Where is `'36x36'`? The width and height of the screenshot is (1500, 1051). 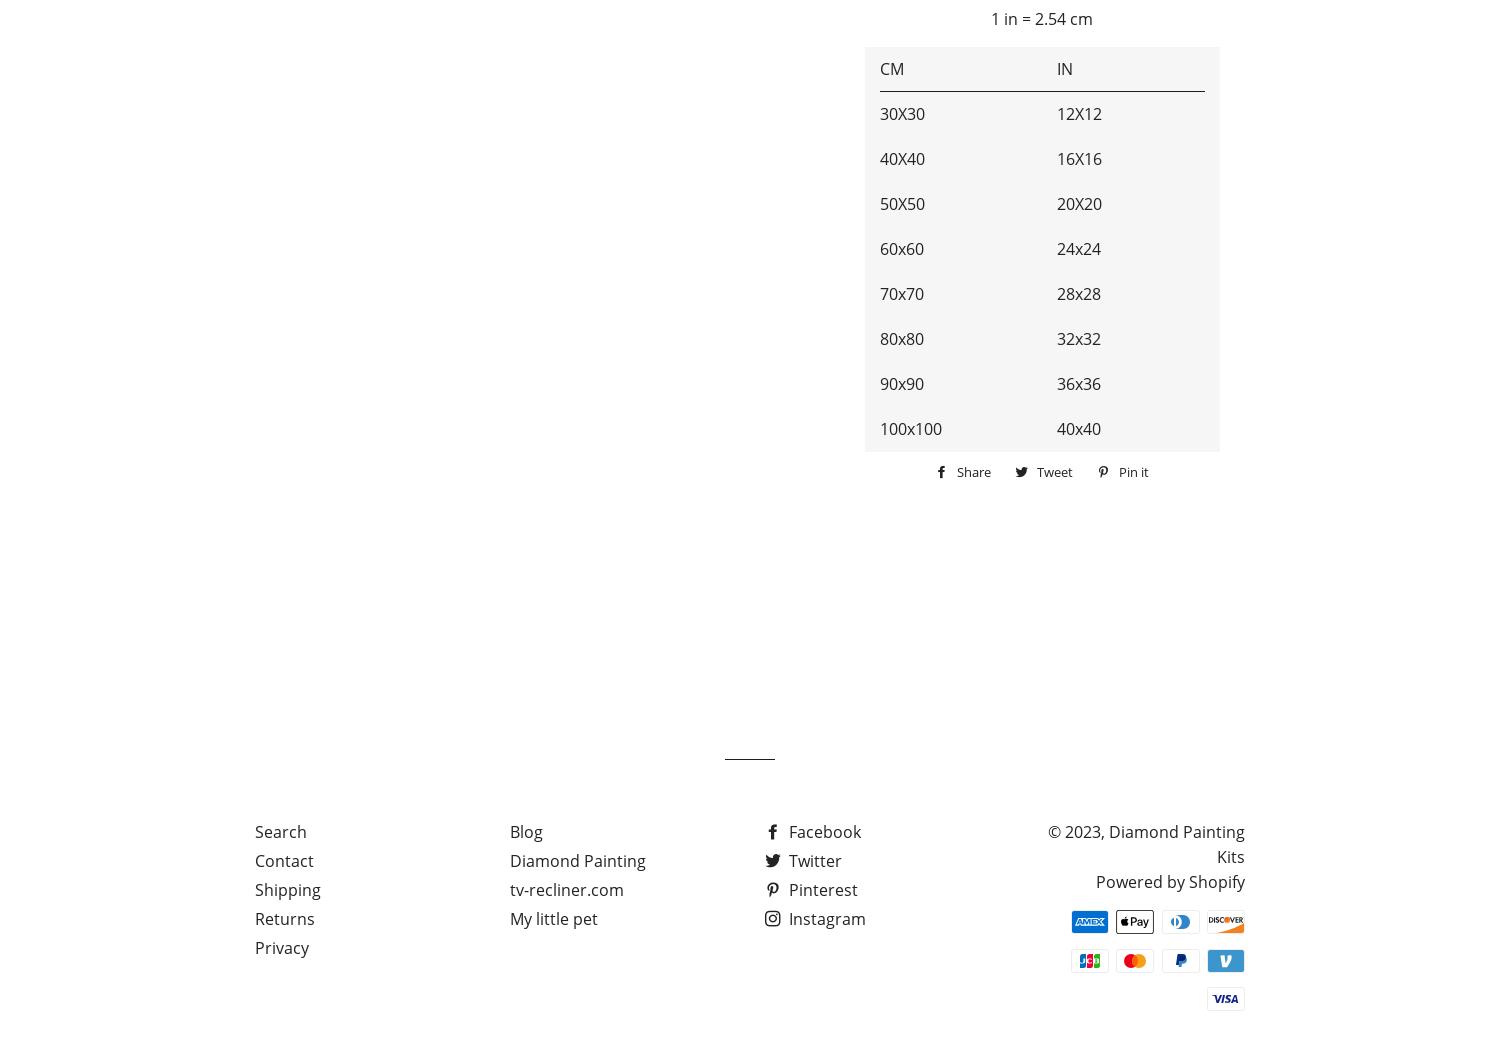 '36x36' is located at coordinates (1077, 383).